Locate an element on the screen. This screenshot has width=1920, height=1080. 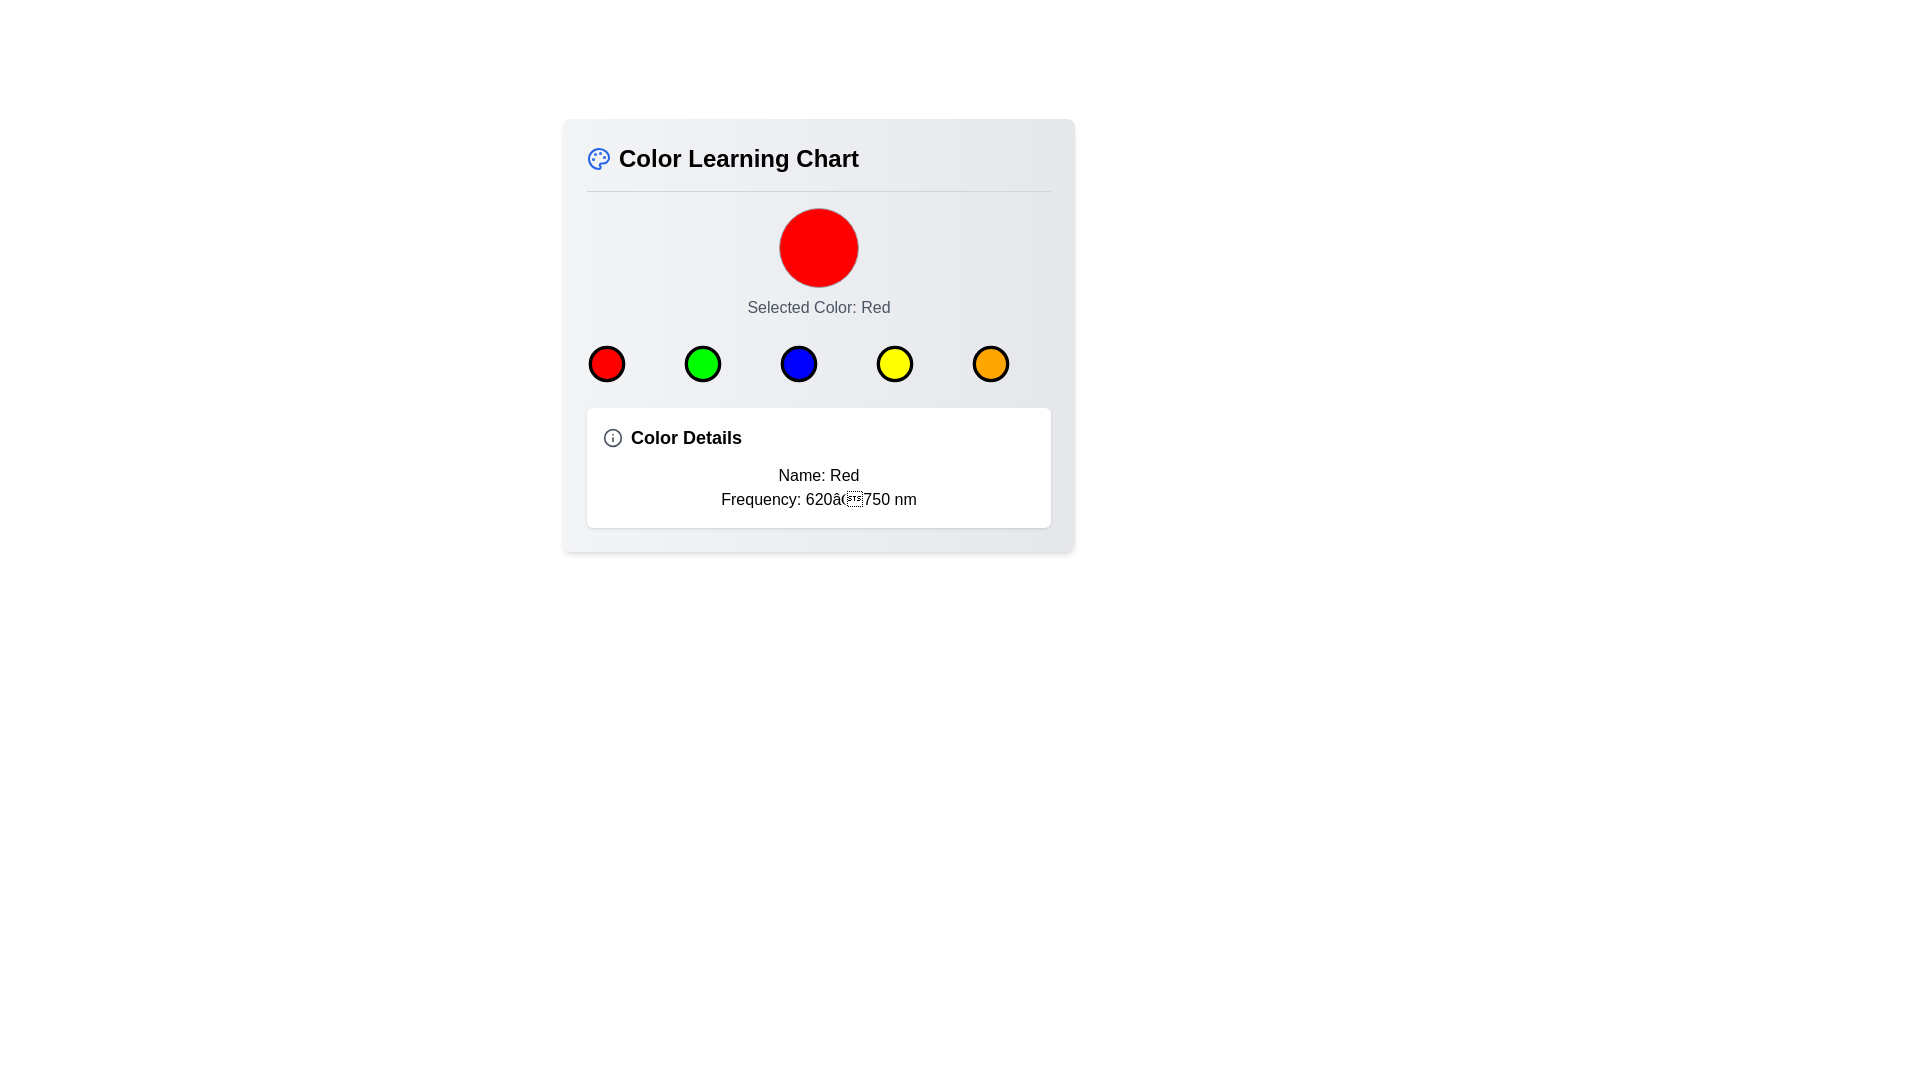
the 'Color Learning Chart' text label, which is styled as a bold and enlarged title, to engage with the surrounding elements it describes is located at coordinates (738, 157).